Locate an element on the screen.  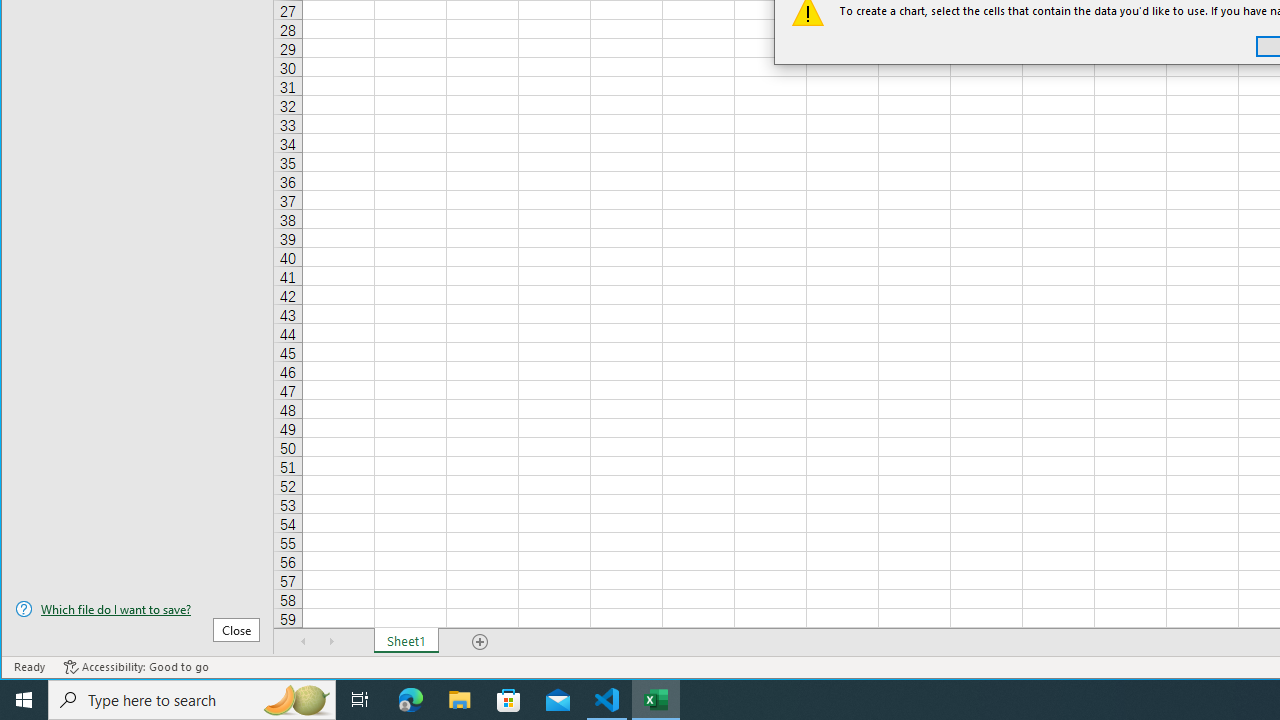
'File Explorer' is located at coordinates (459, 698).